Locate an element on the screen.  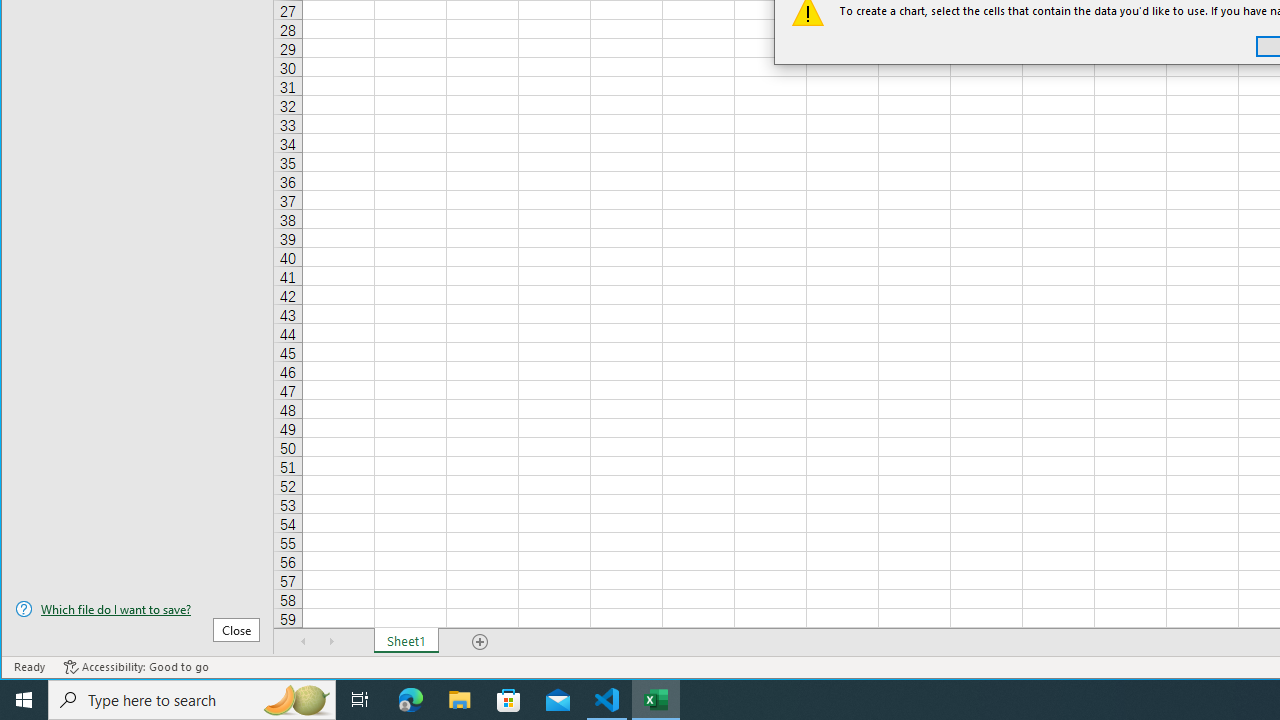
'File Explorer' is located at coordinates (459, 698).